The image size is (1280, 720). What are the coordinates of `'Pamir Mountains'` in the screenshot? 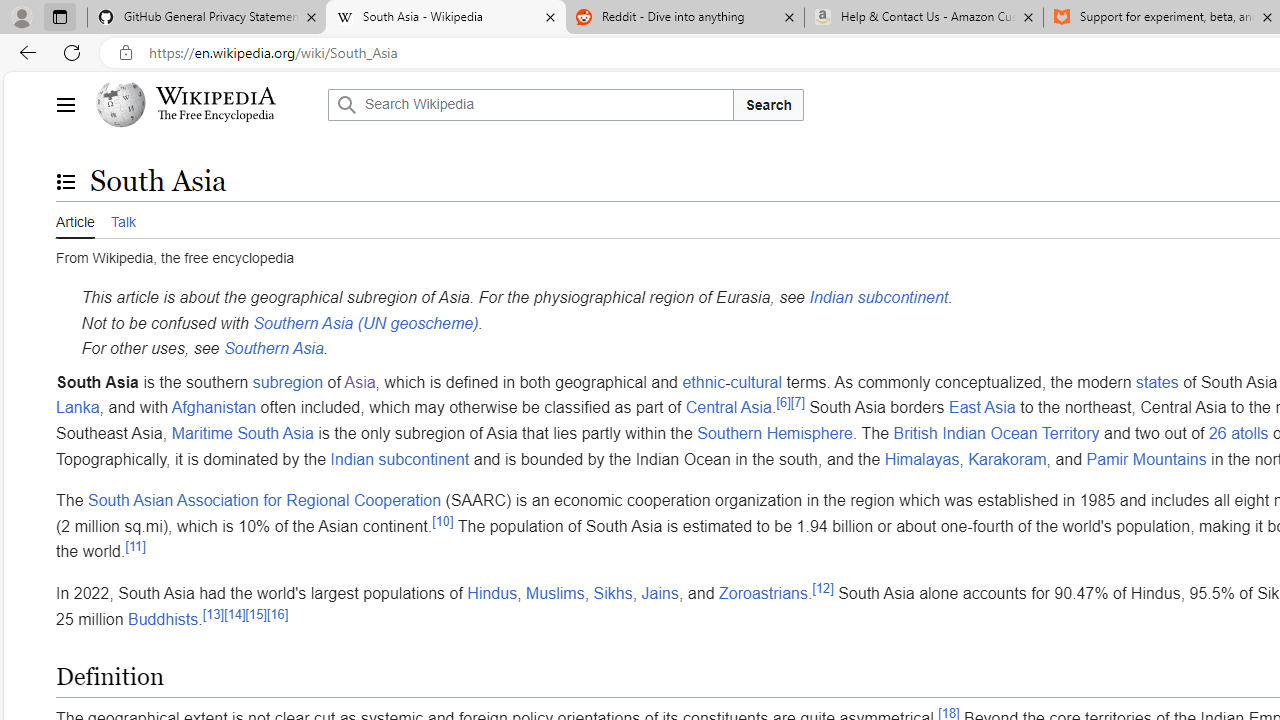 It's located at (1146, 458).